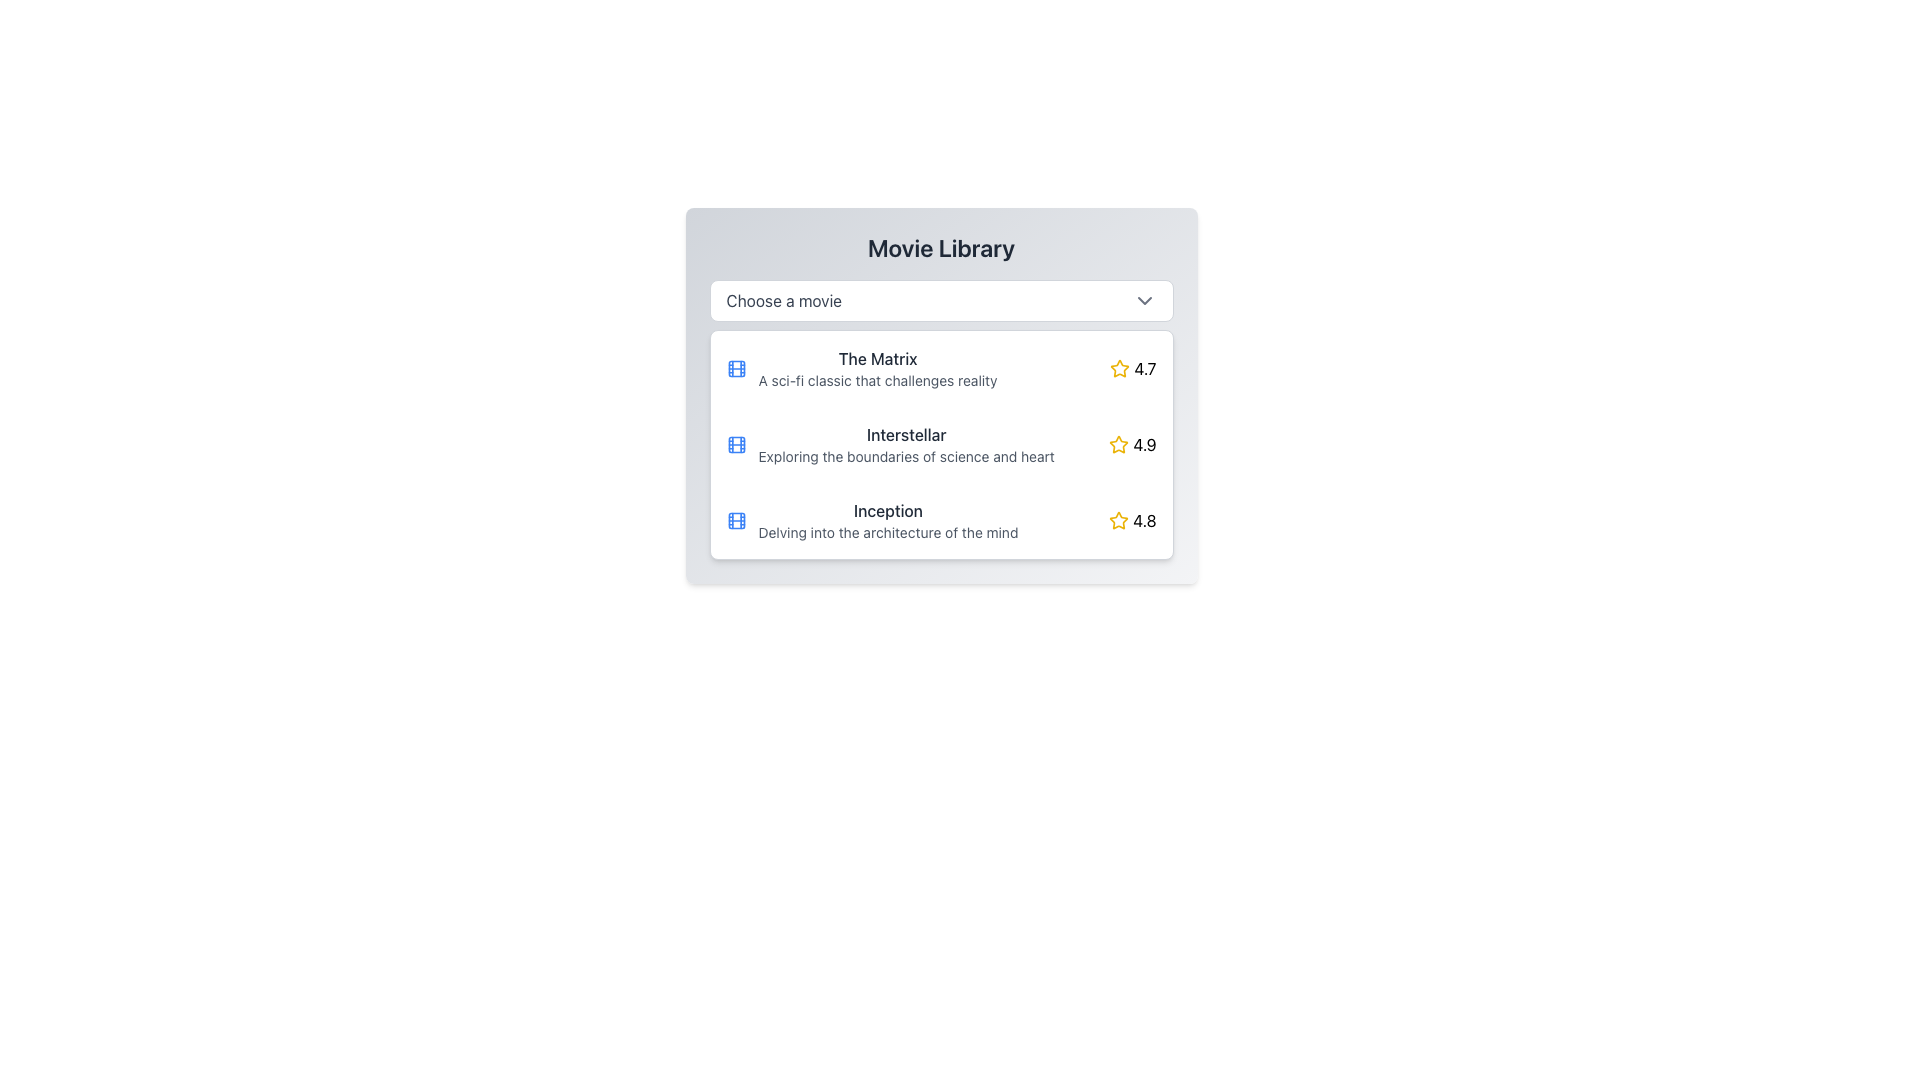 Image resolution: width=1920 pixels, height=1080 pixels. What do you see at coordinates (1144, 519) in the screenshot?
I see `numerical rating text label '4.8' that appears alongside a yellow star icon in the third row of the movie list titled 'Inception'` at bounding box center [1144, 519].